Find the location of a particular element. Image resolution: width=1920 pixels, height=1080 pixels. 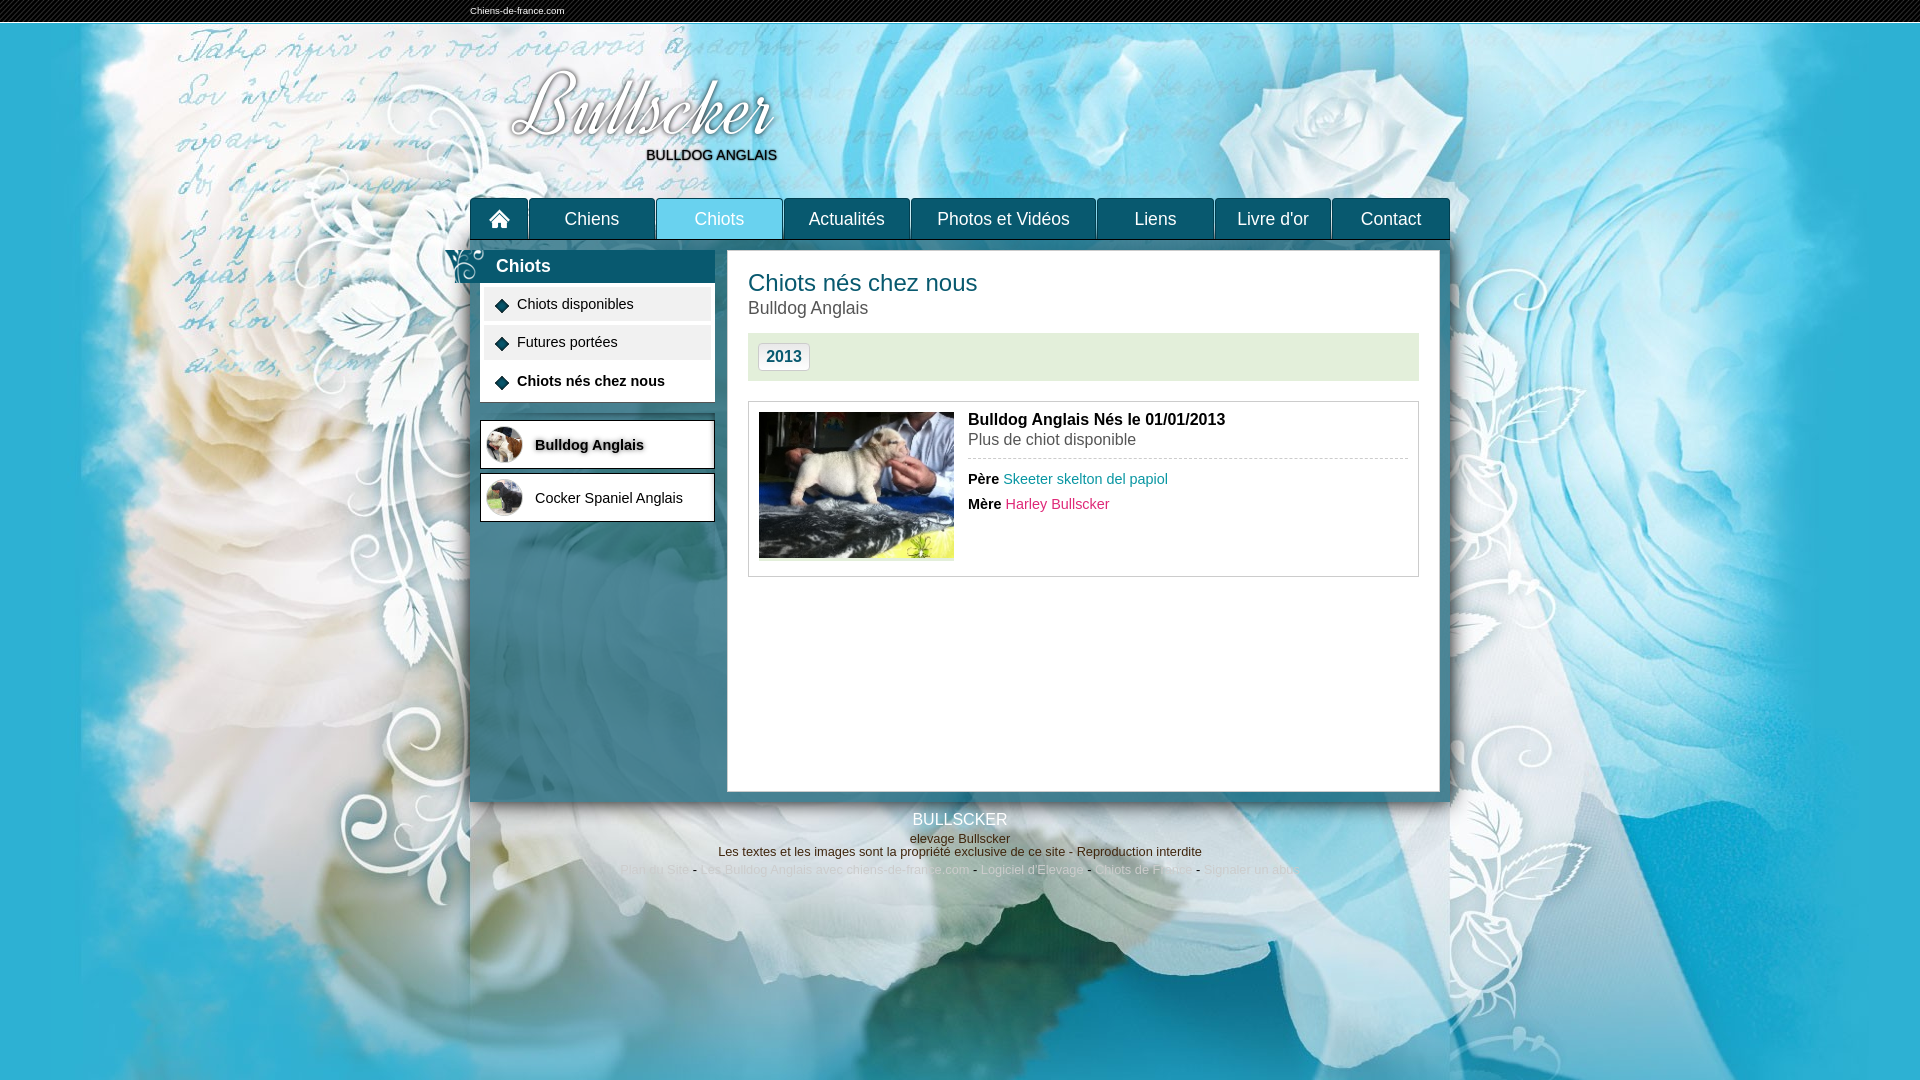

'Chiens-de-france.com' is located at coordinates (517, 11).